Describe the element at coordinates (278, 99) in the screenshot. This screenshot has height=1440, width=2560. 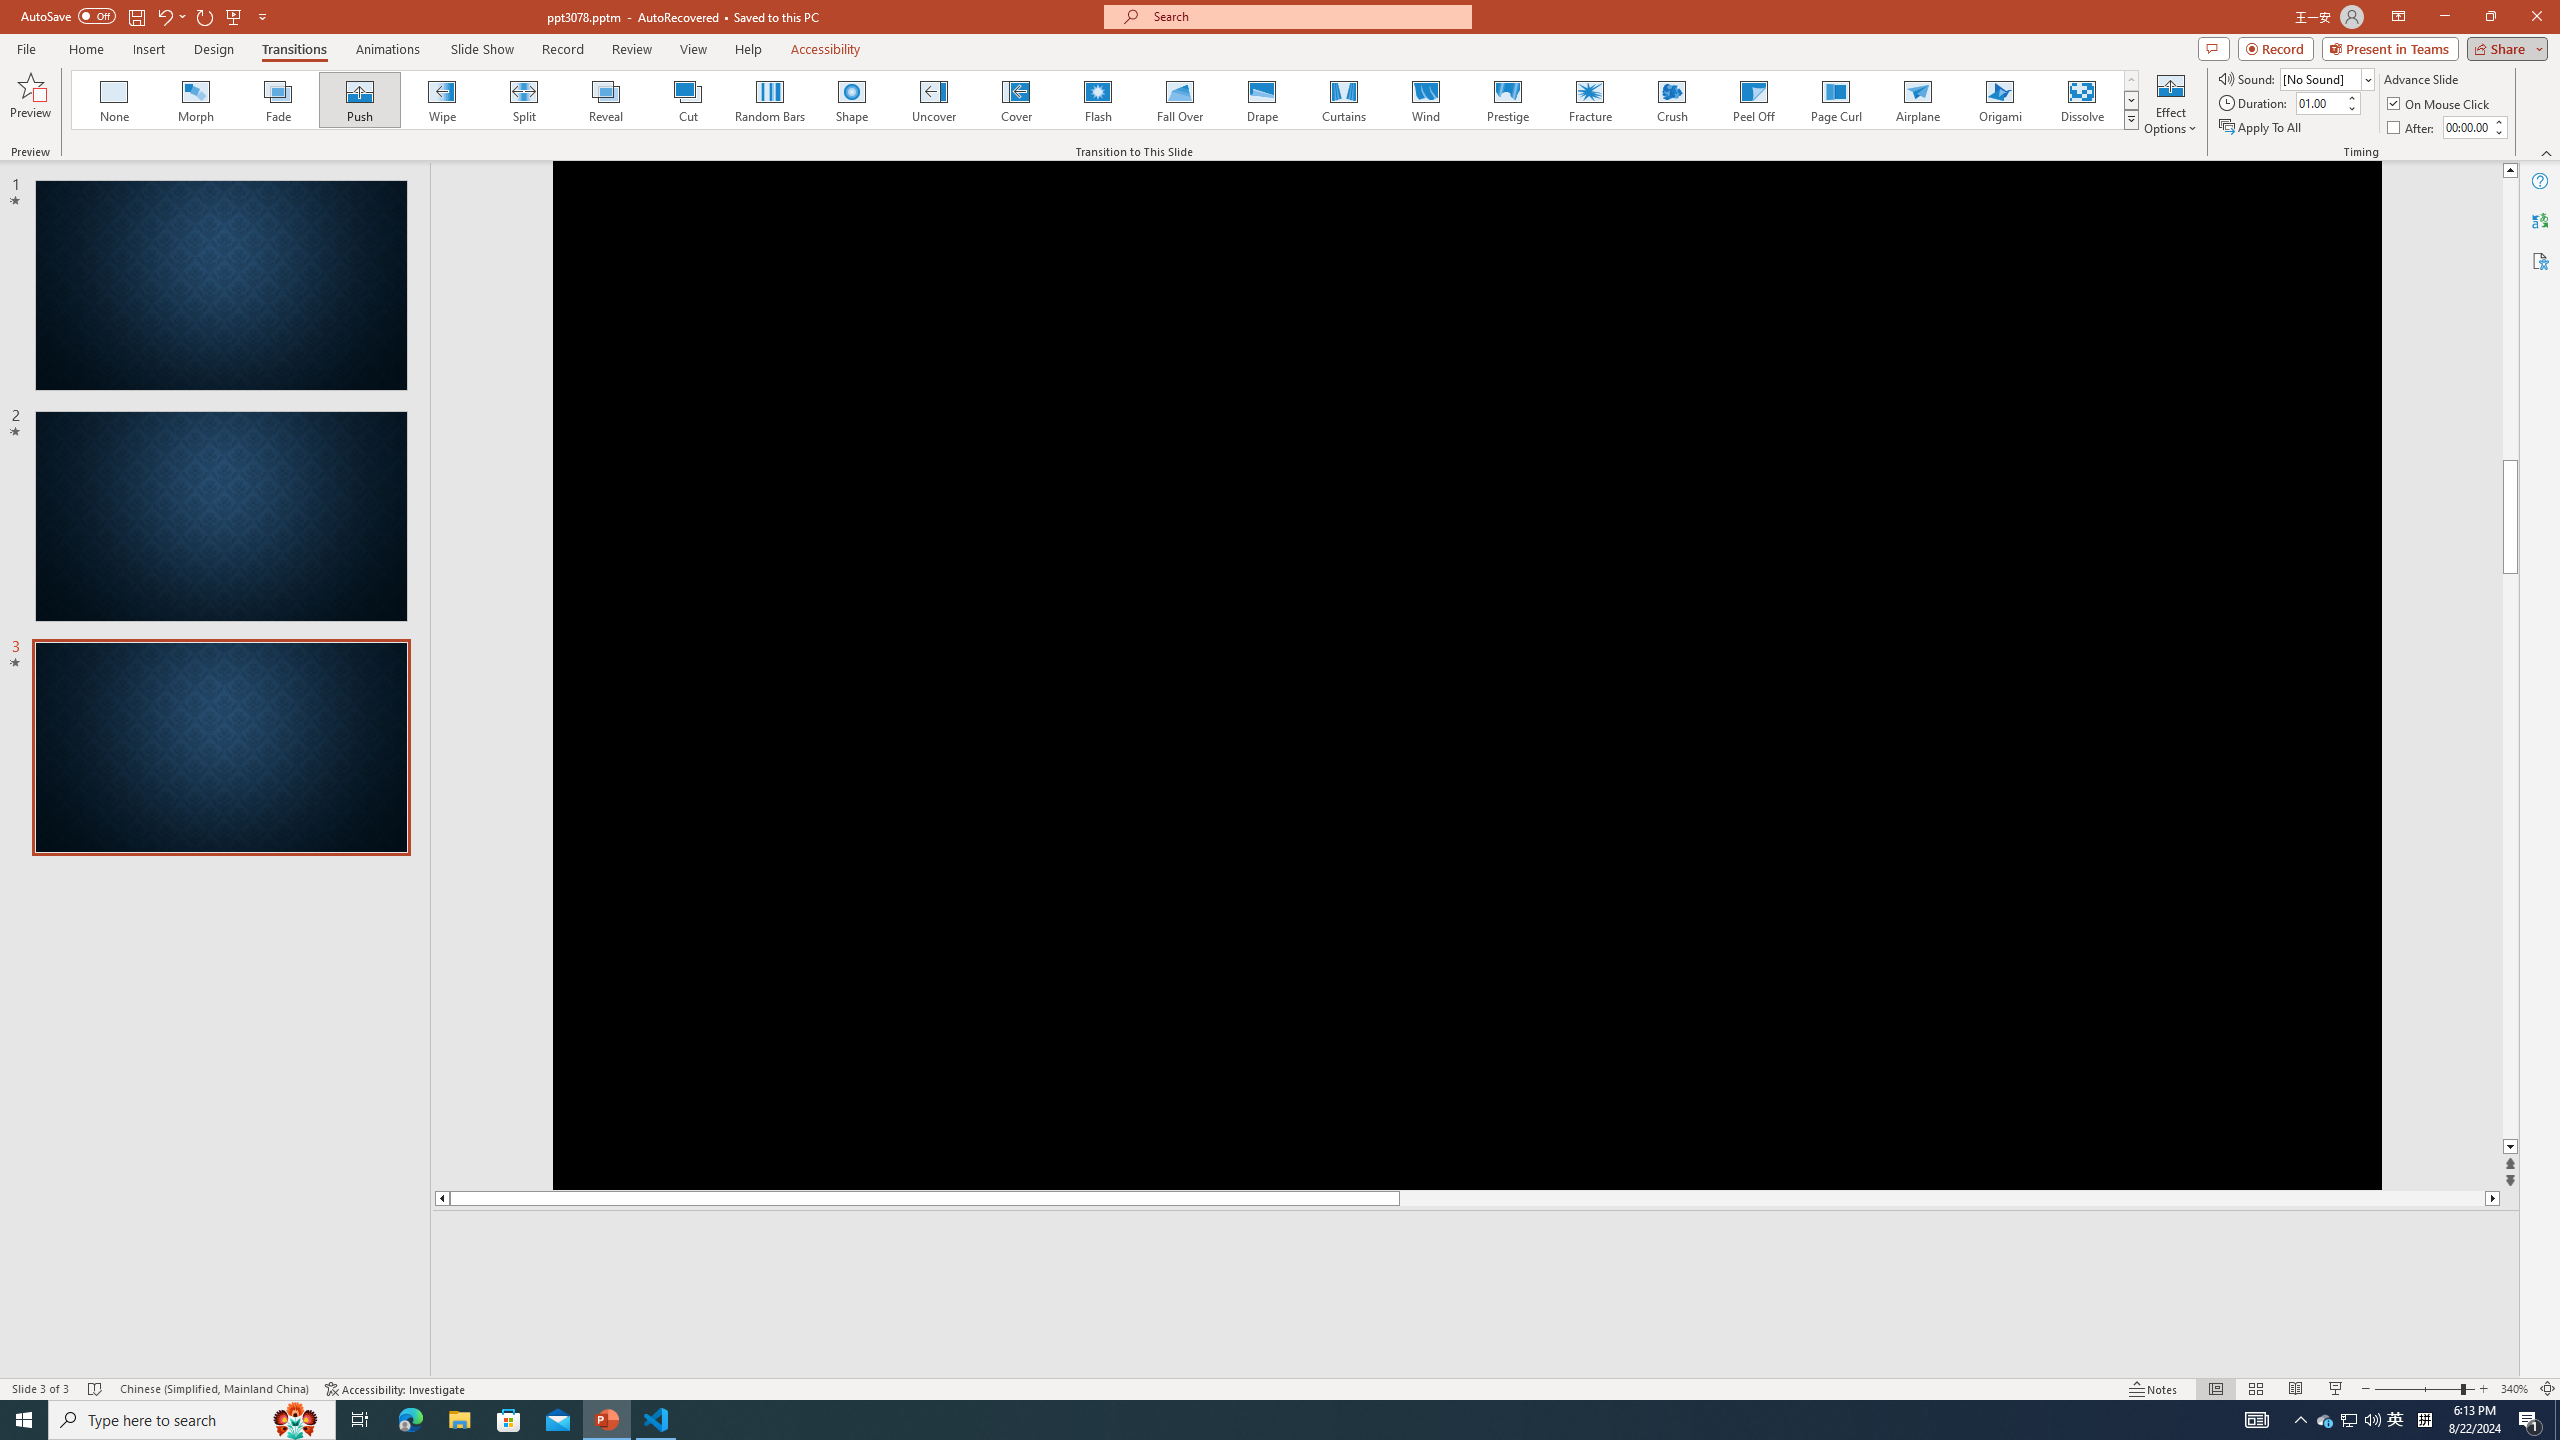
I see `'Fade'` at that location.